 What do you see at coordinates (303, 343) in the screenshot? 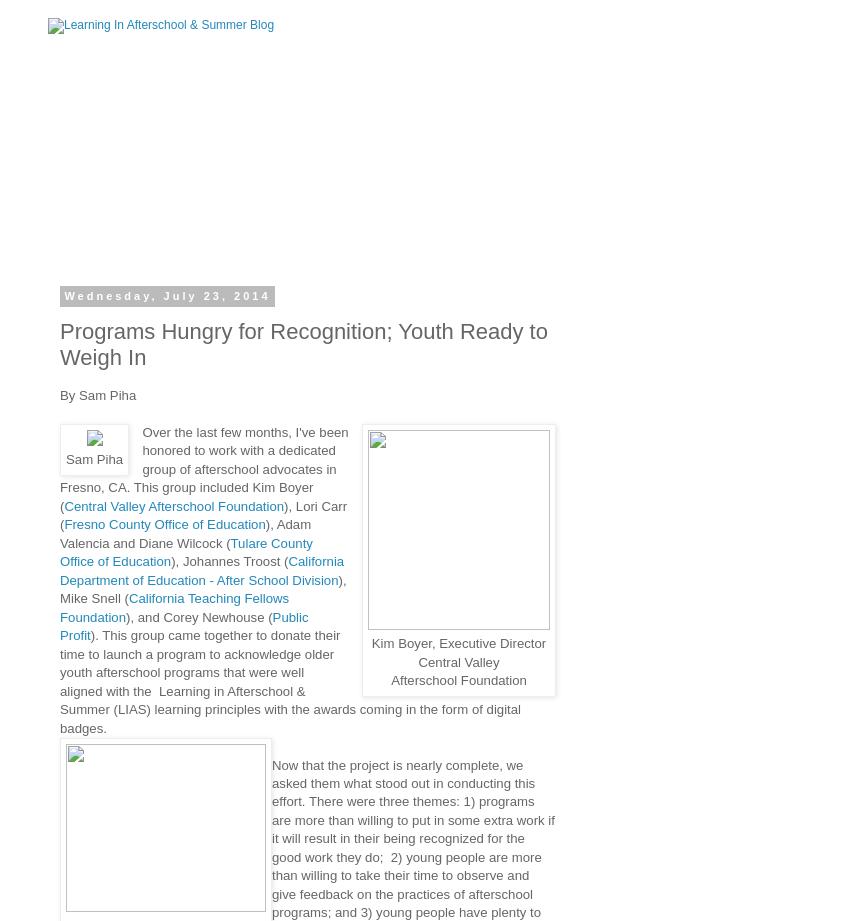
I see `'Programs Hungry for Recognition; Youth Ready to Weigh In'` at bounding box center [303, 343].